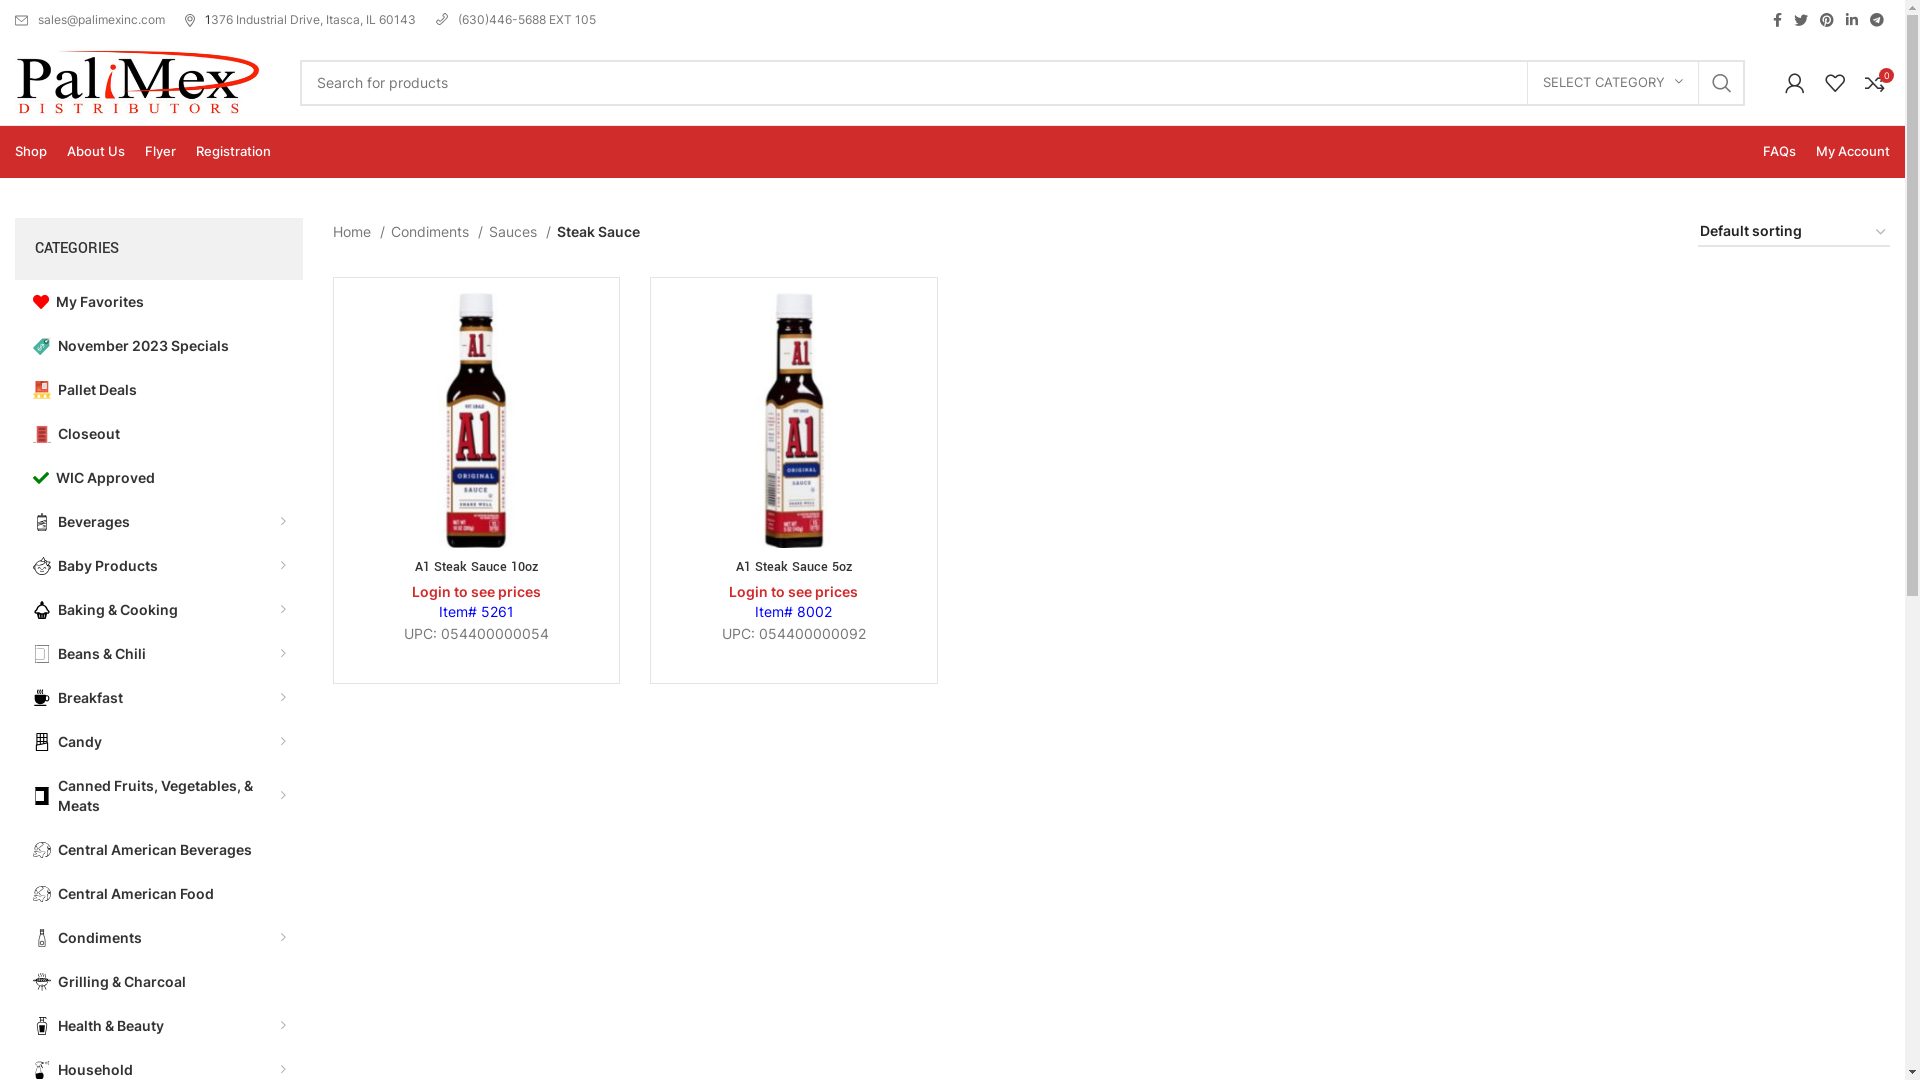 This screenshot has width=1920, height=1080. I want to click on 'Pallet Deals', so click(157, 389).